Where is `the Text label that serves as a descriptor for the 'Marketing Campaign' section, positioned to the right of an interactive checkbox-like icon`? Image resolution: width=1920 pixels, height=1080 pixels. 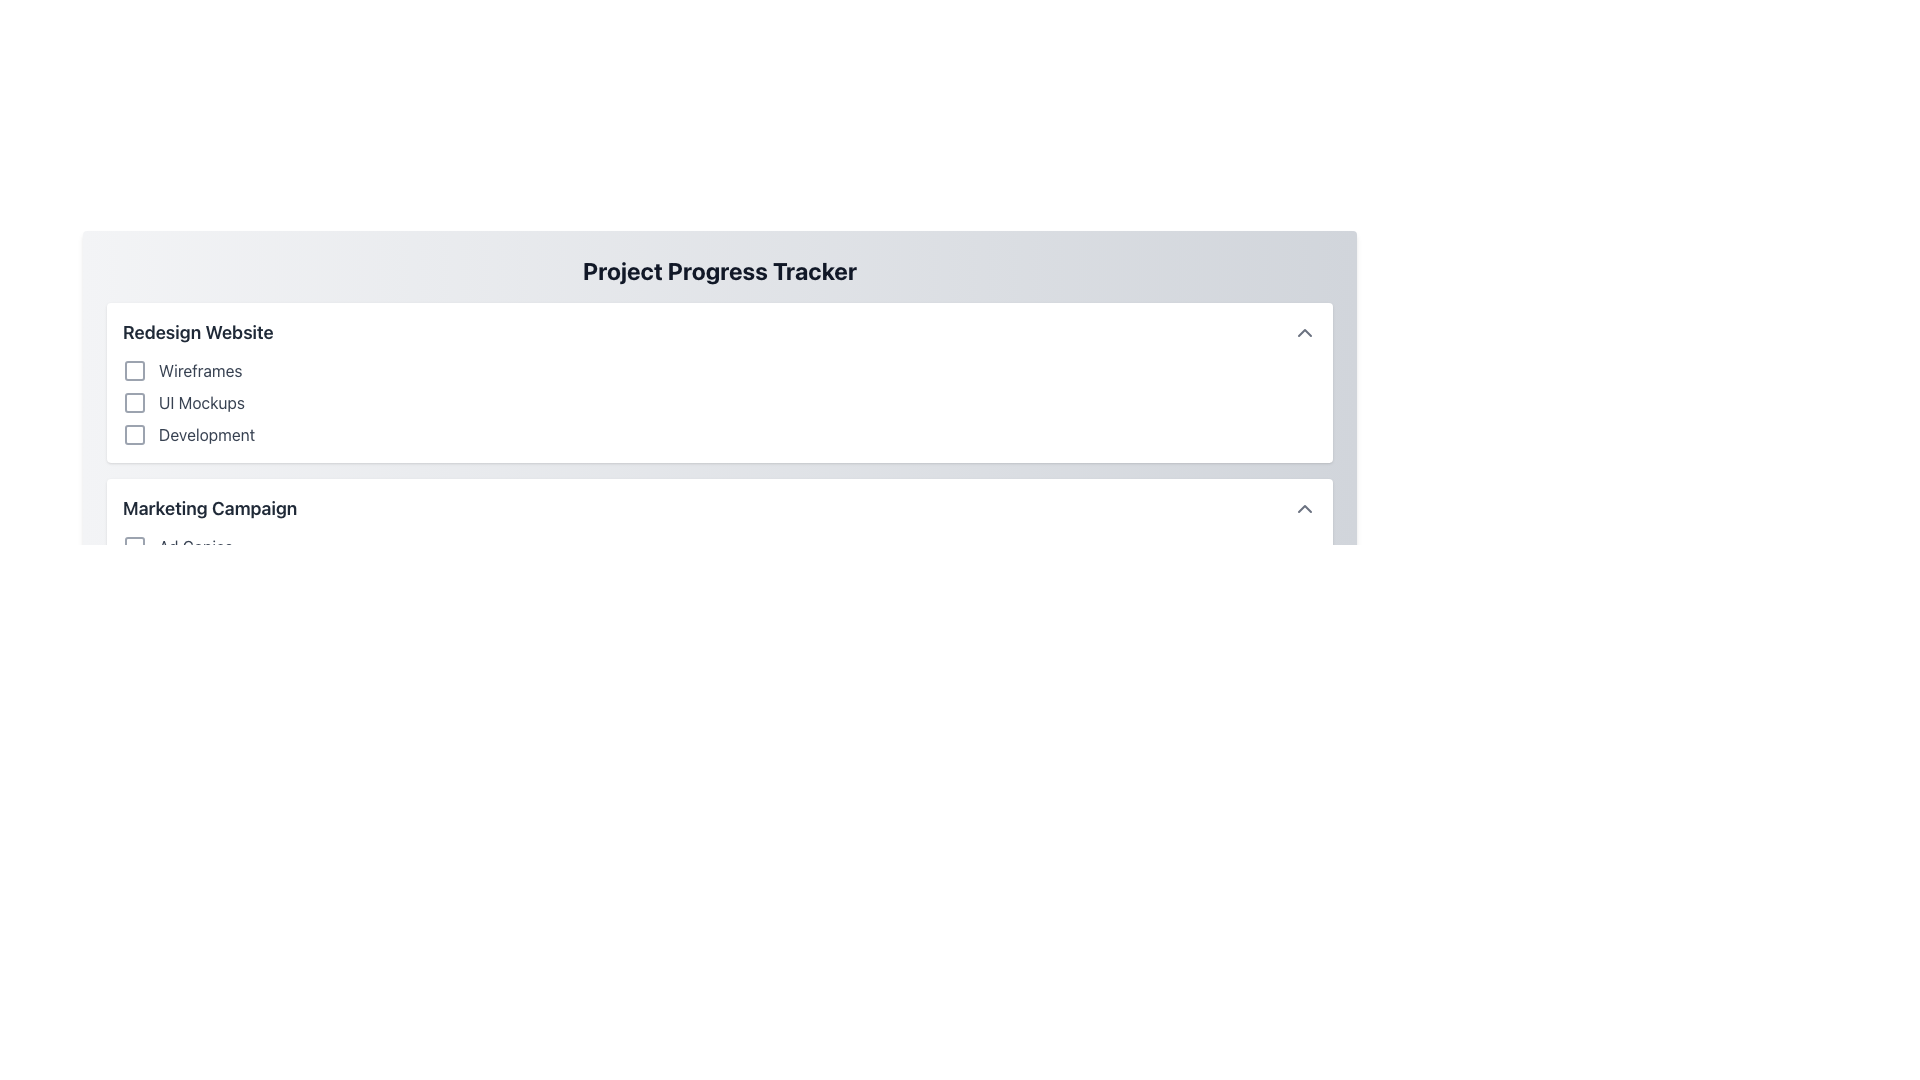
the Text label that serves as a descriptor for the 'Marketing Campaign' section, positioned to the right of an interactive checkbox-like icon is located at coordinates (196, 547).